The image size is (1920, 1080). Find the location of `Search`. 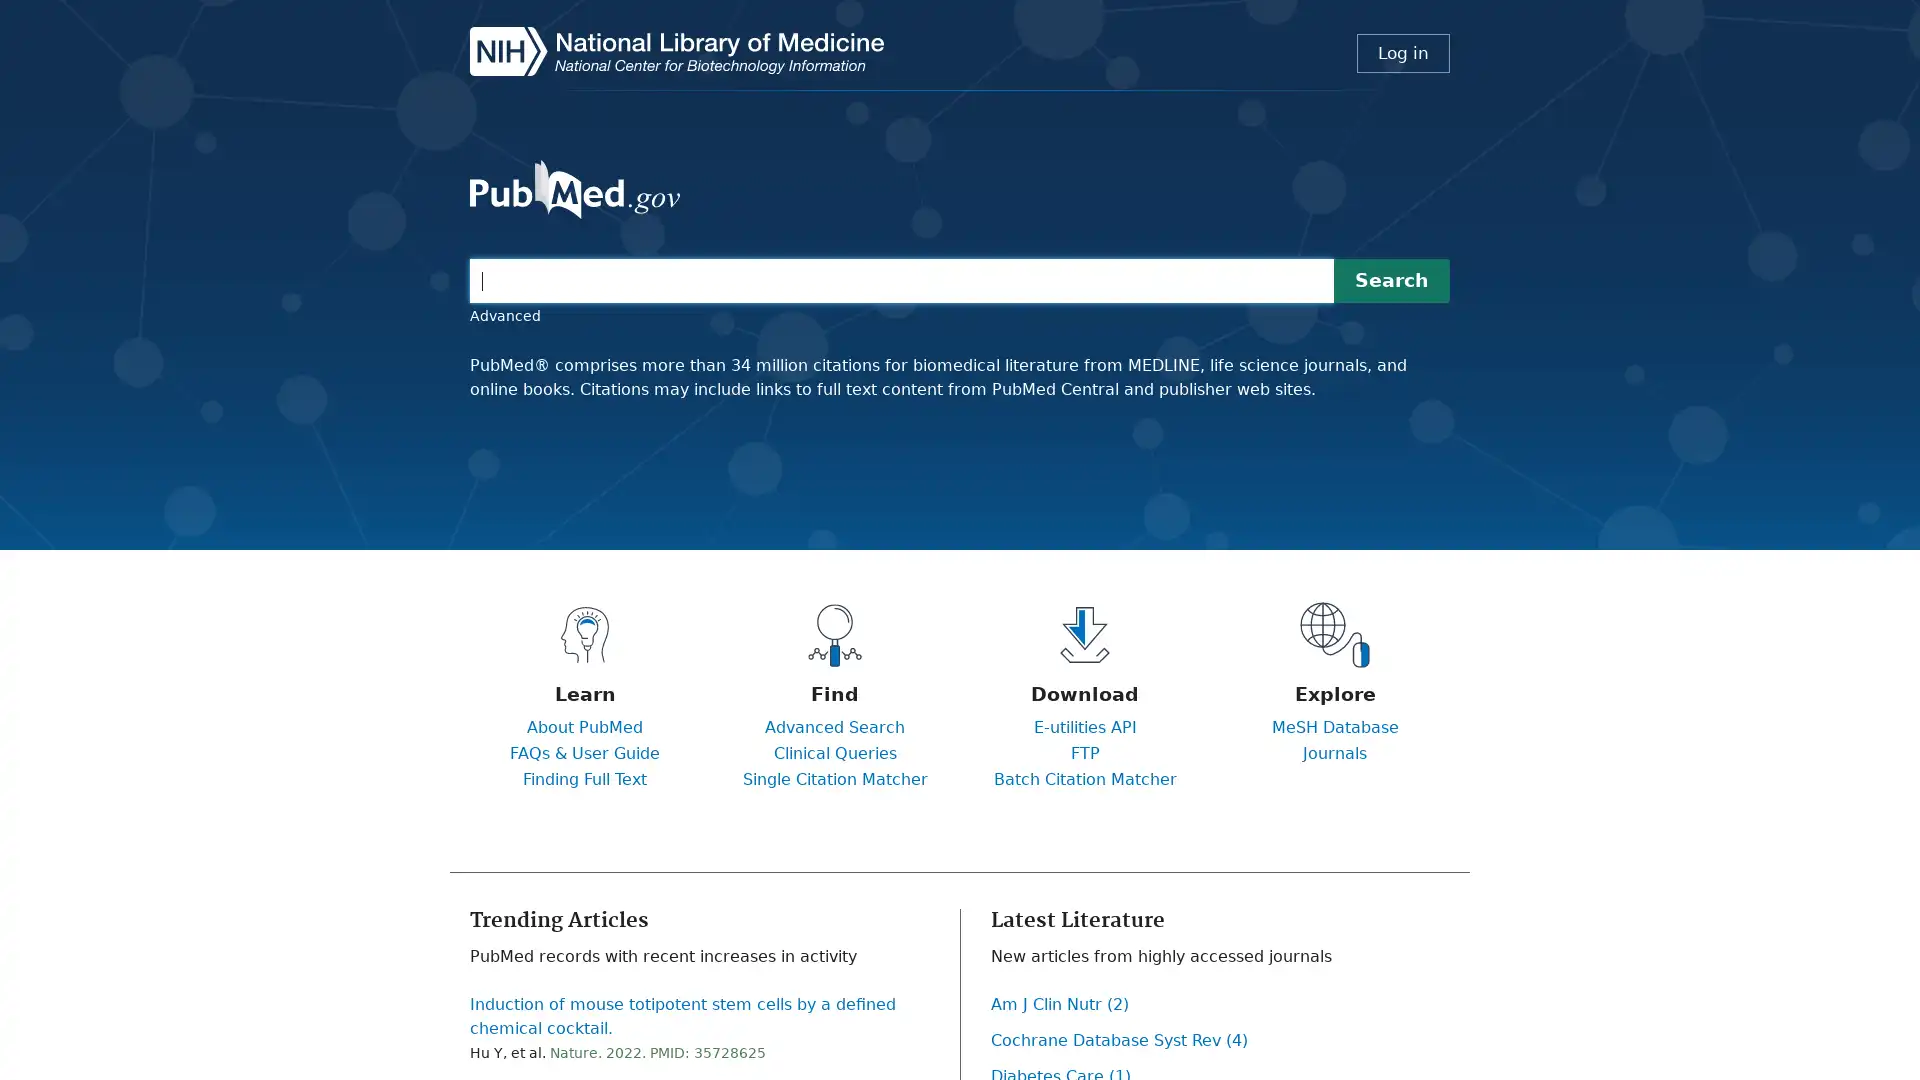

Search is located at coordinates (1391, 281).